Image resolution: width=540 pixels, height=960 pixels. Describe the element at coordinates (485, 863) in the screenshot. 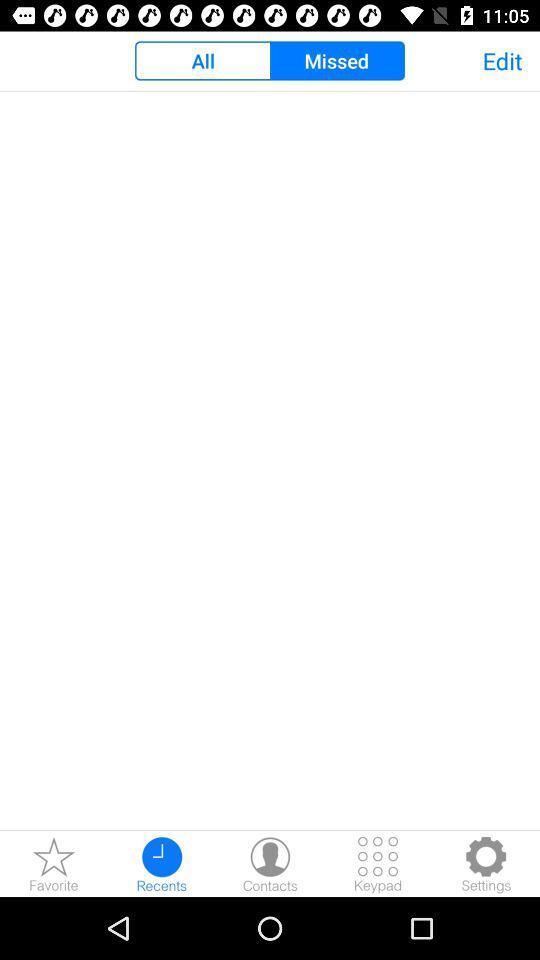

I see `the settings icon` at that location.